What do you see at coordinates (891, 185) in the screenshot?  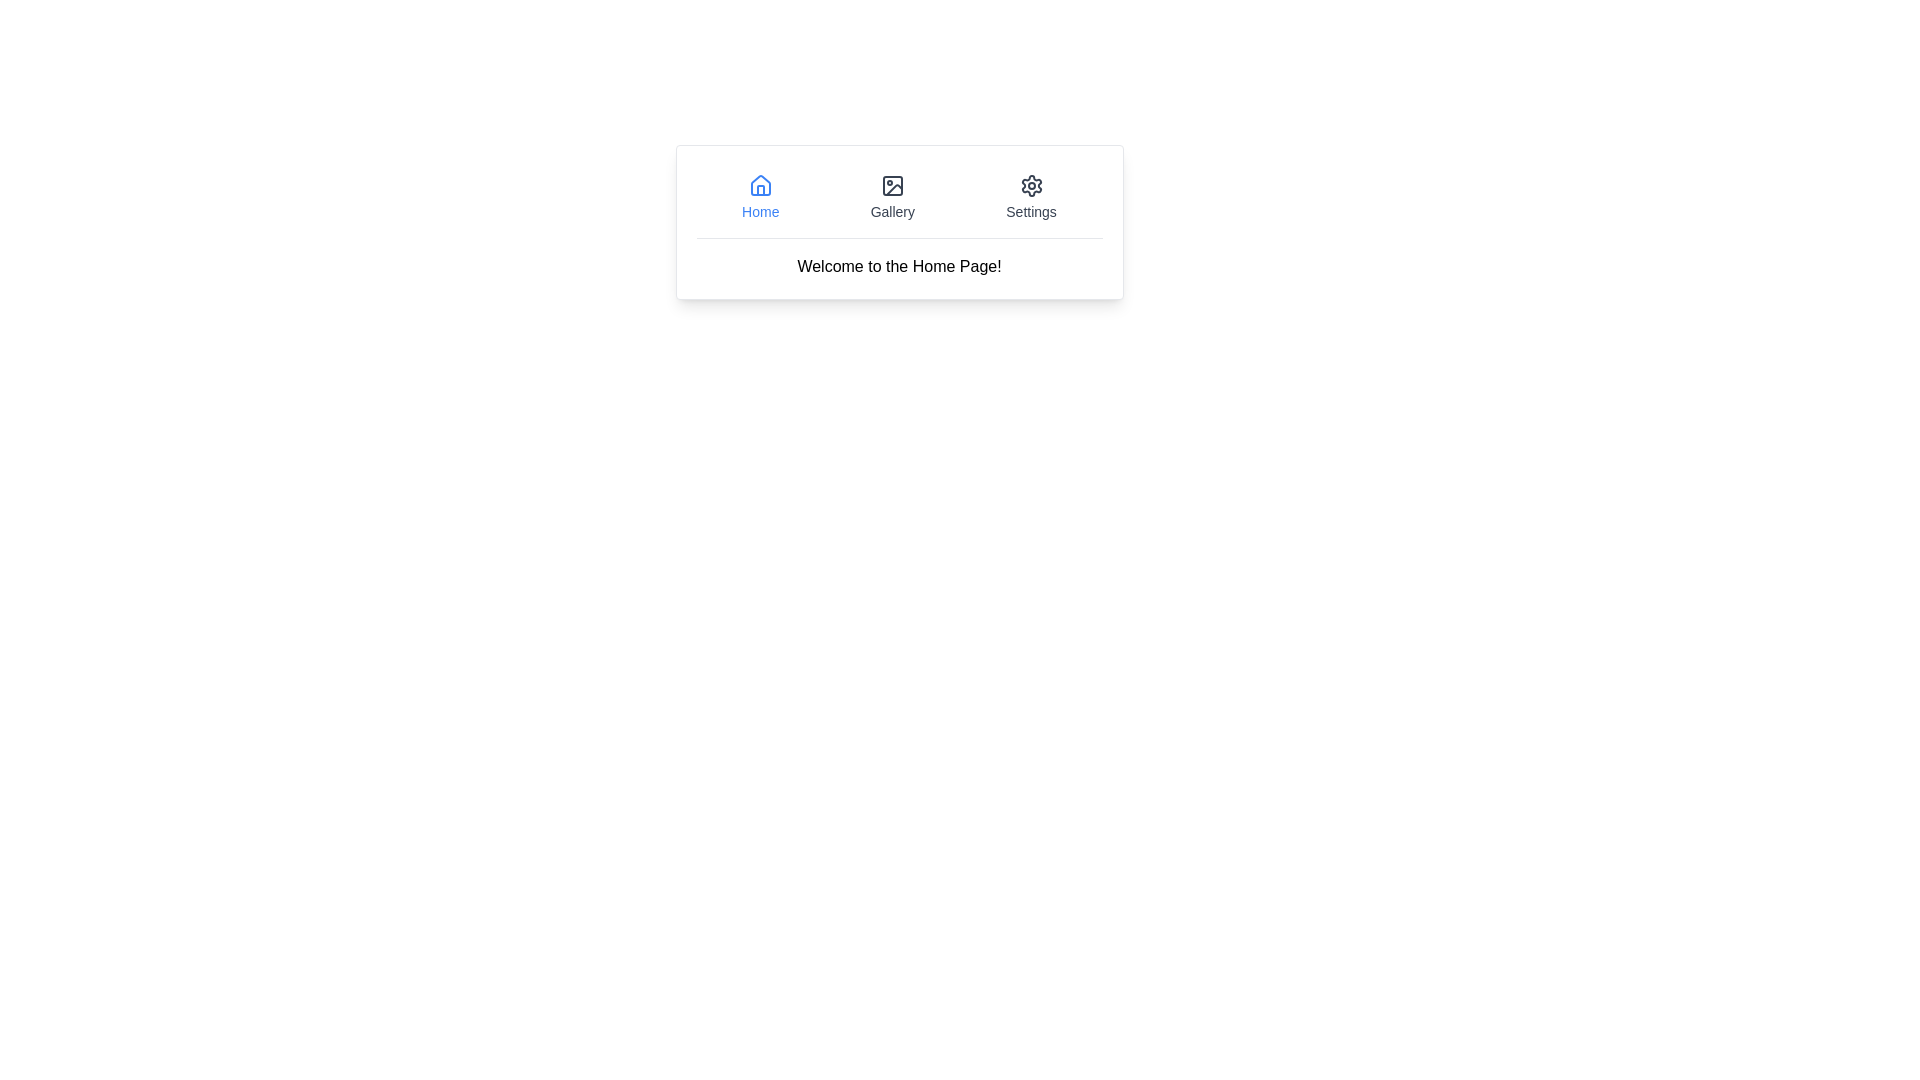 I see `the 'Gallery' icon button located in the center of the three-option horizontal menu bar, represented by a 24x24 pixel icon depicting a sun and mountain` at bounding box center [891, 185].